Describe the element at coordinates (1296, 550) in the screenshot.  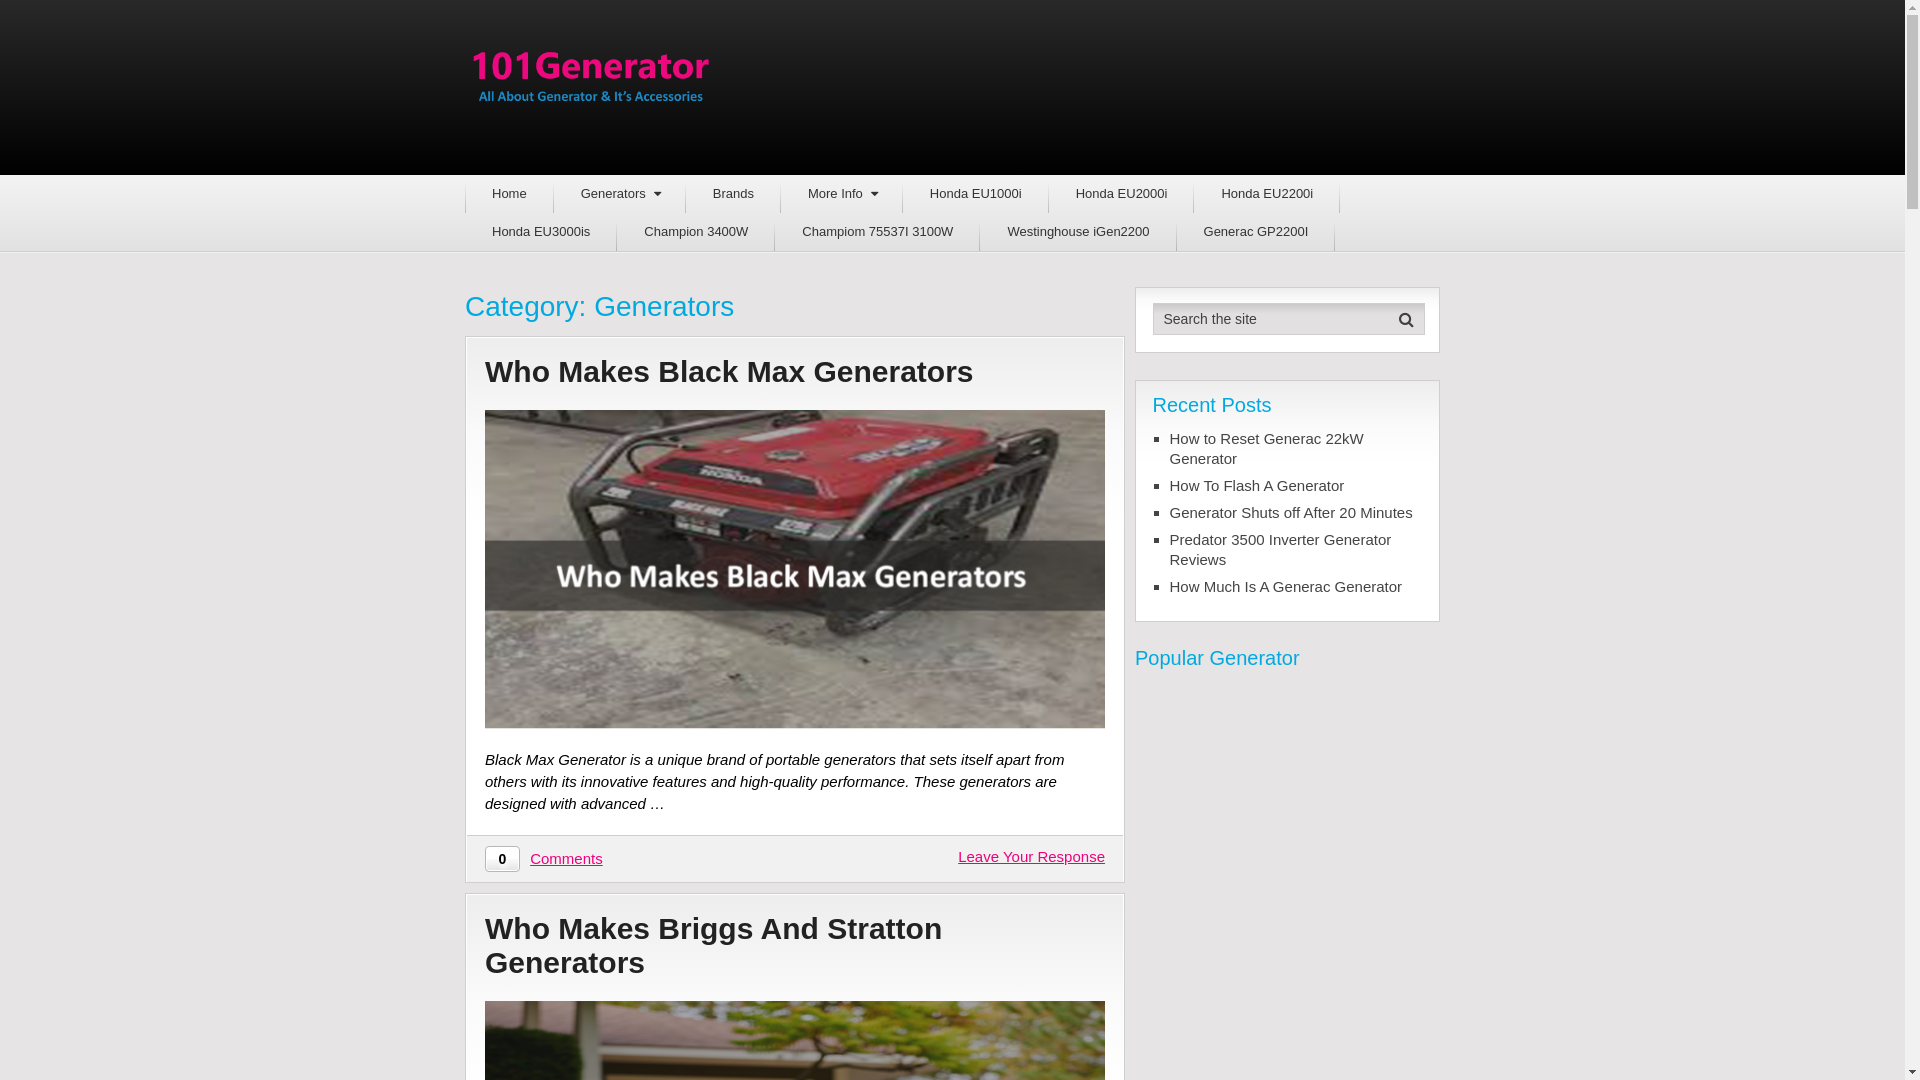
I see `'Predator 3500 Inverter Generator Reviews'` at that location.